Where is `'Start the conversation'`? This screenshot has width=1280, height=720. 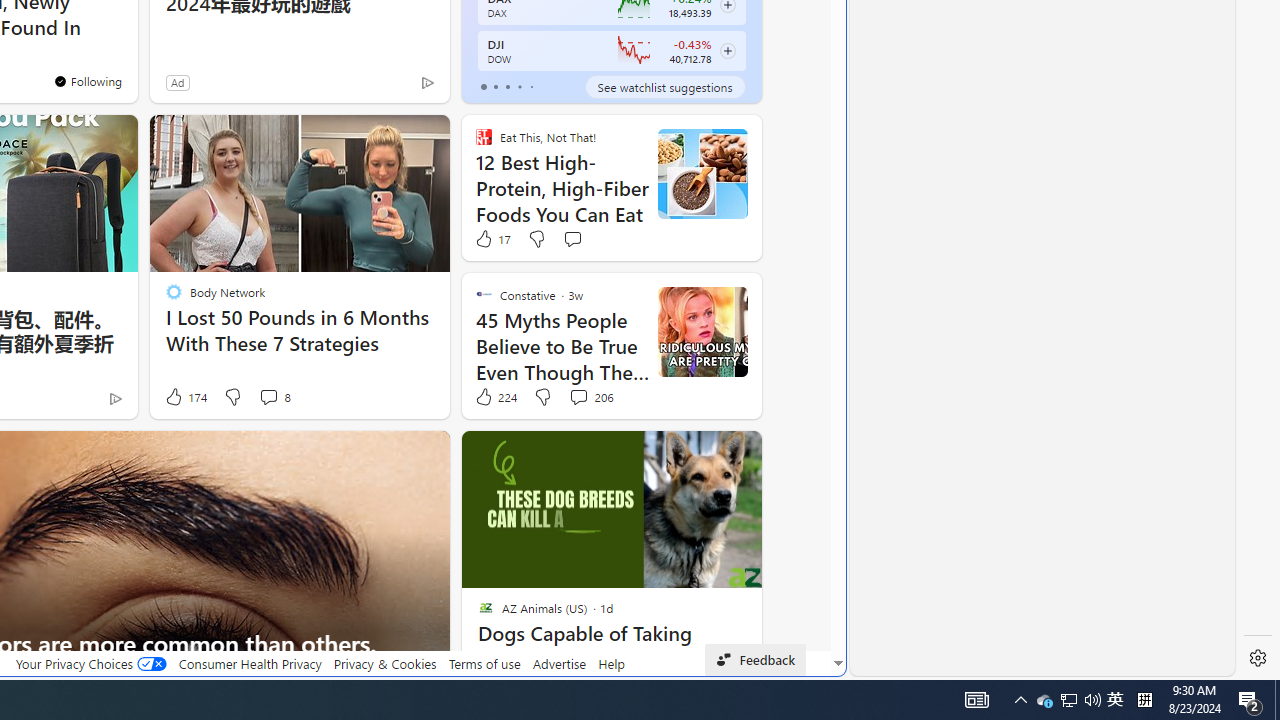
'Start the conversation' is located at coordinates (571, 237).